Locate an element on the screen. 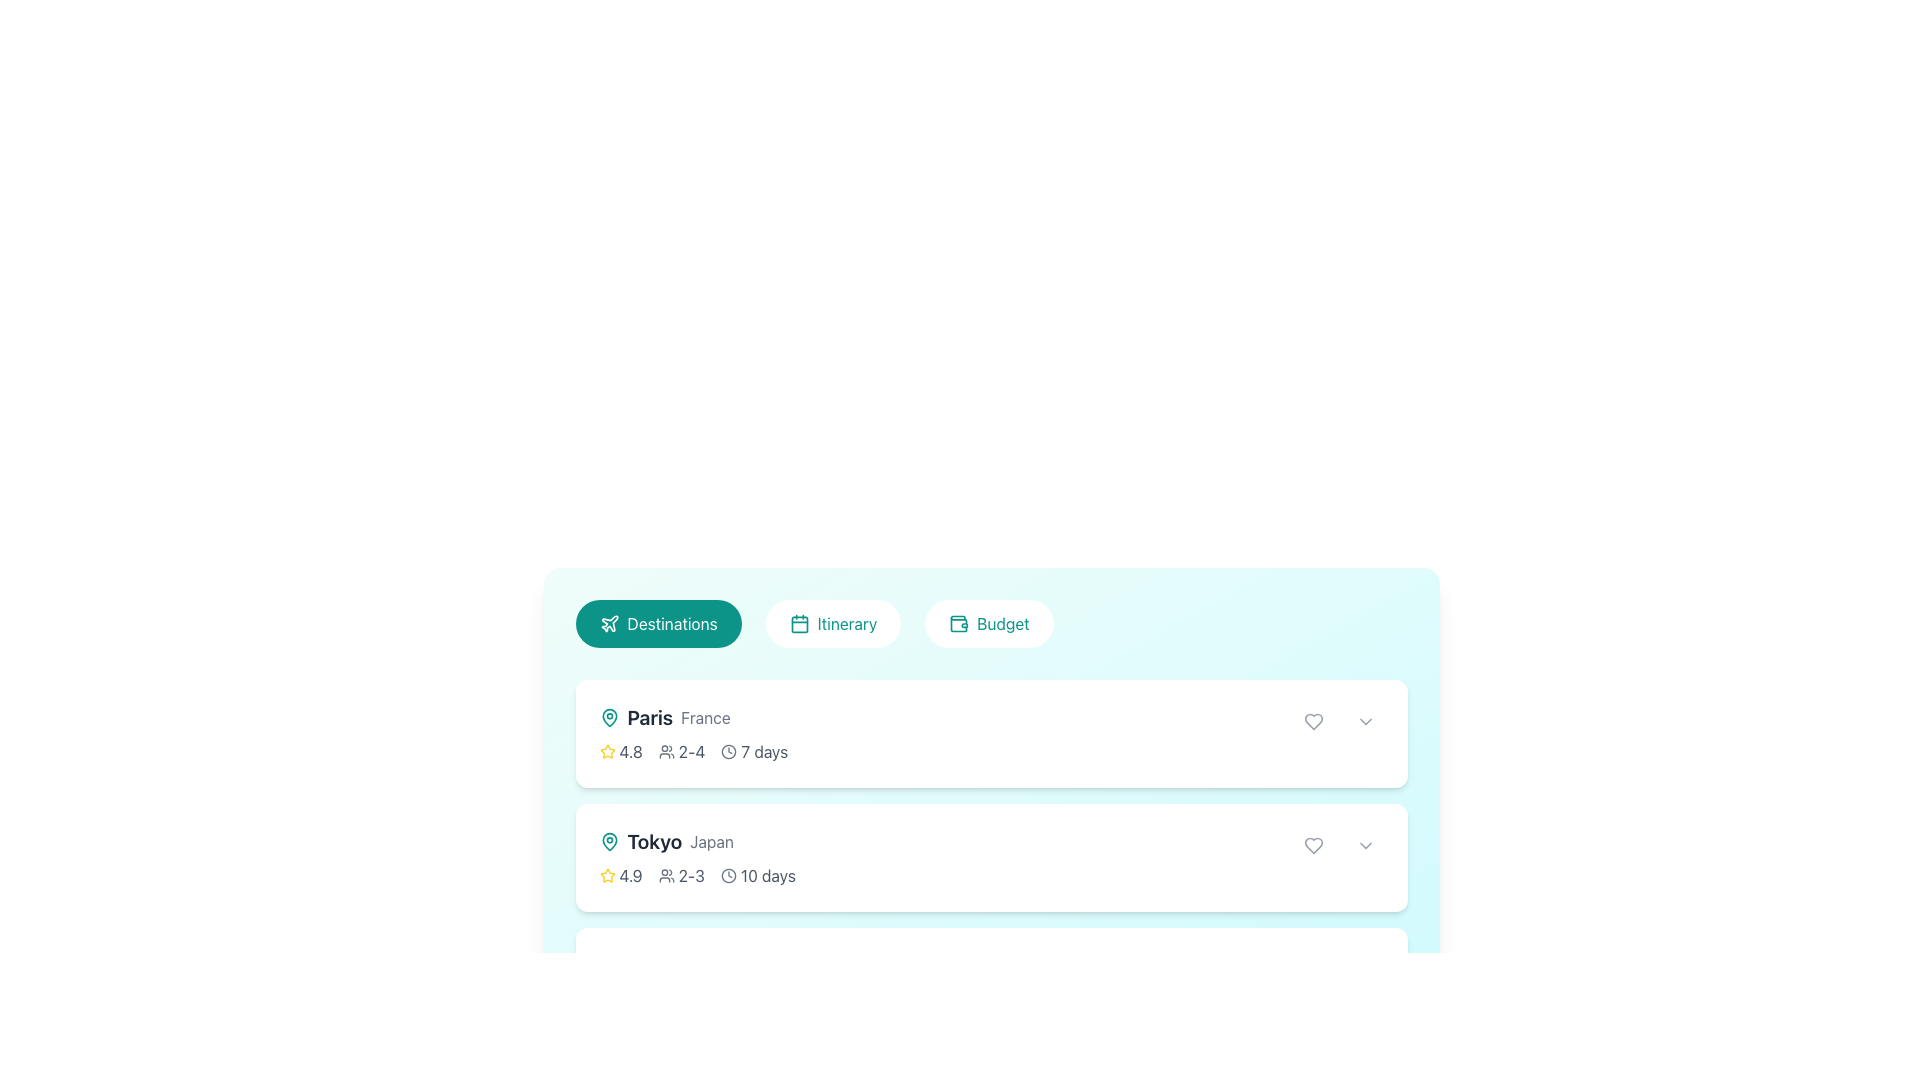 The width and height of the screenshot is (1920, 1080). the Informational Display Block for Tokyo, Japan is located at coordinates (697, 856).